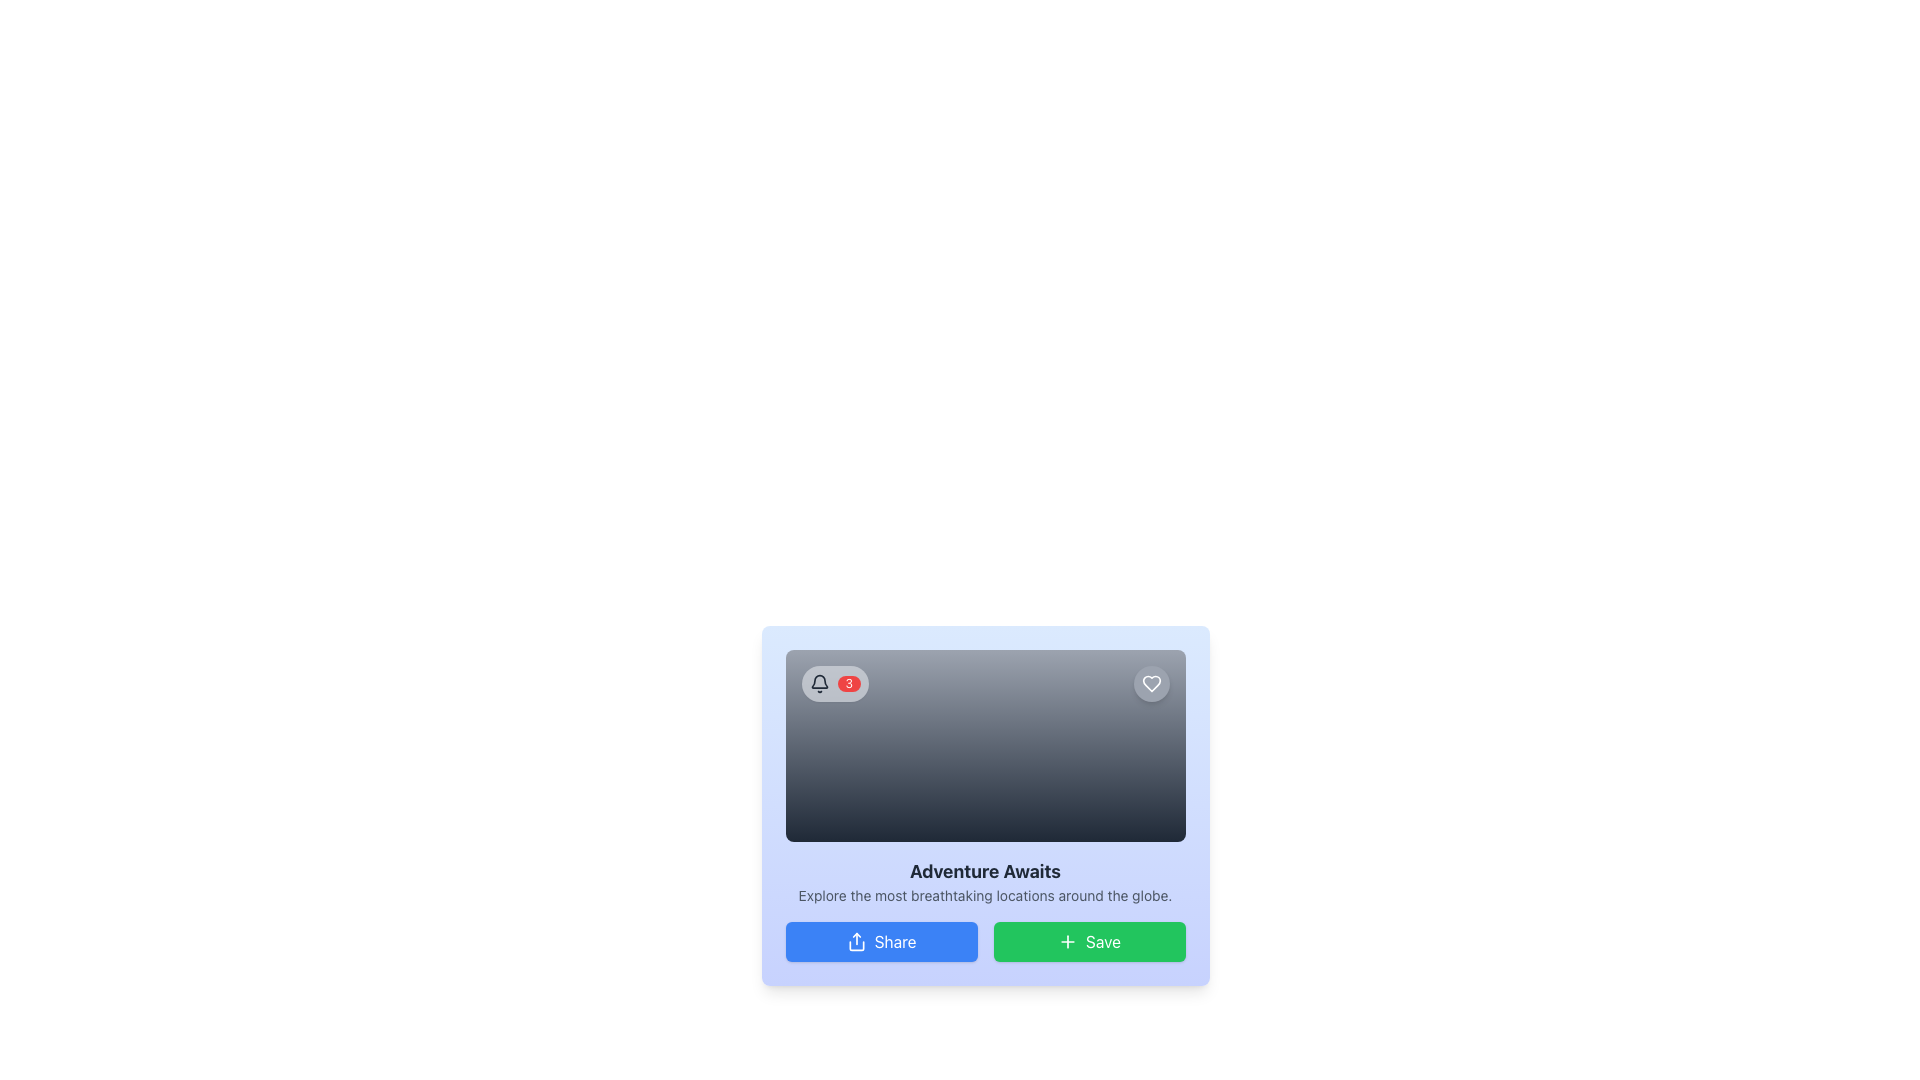 The height and width of the screenshot is (1080, 1920). Describe the element at coordinates (1151, 682) in the screenshot. I see `the circular button with a heart icon in the top-right corner of the card` at that location.